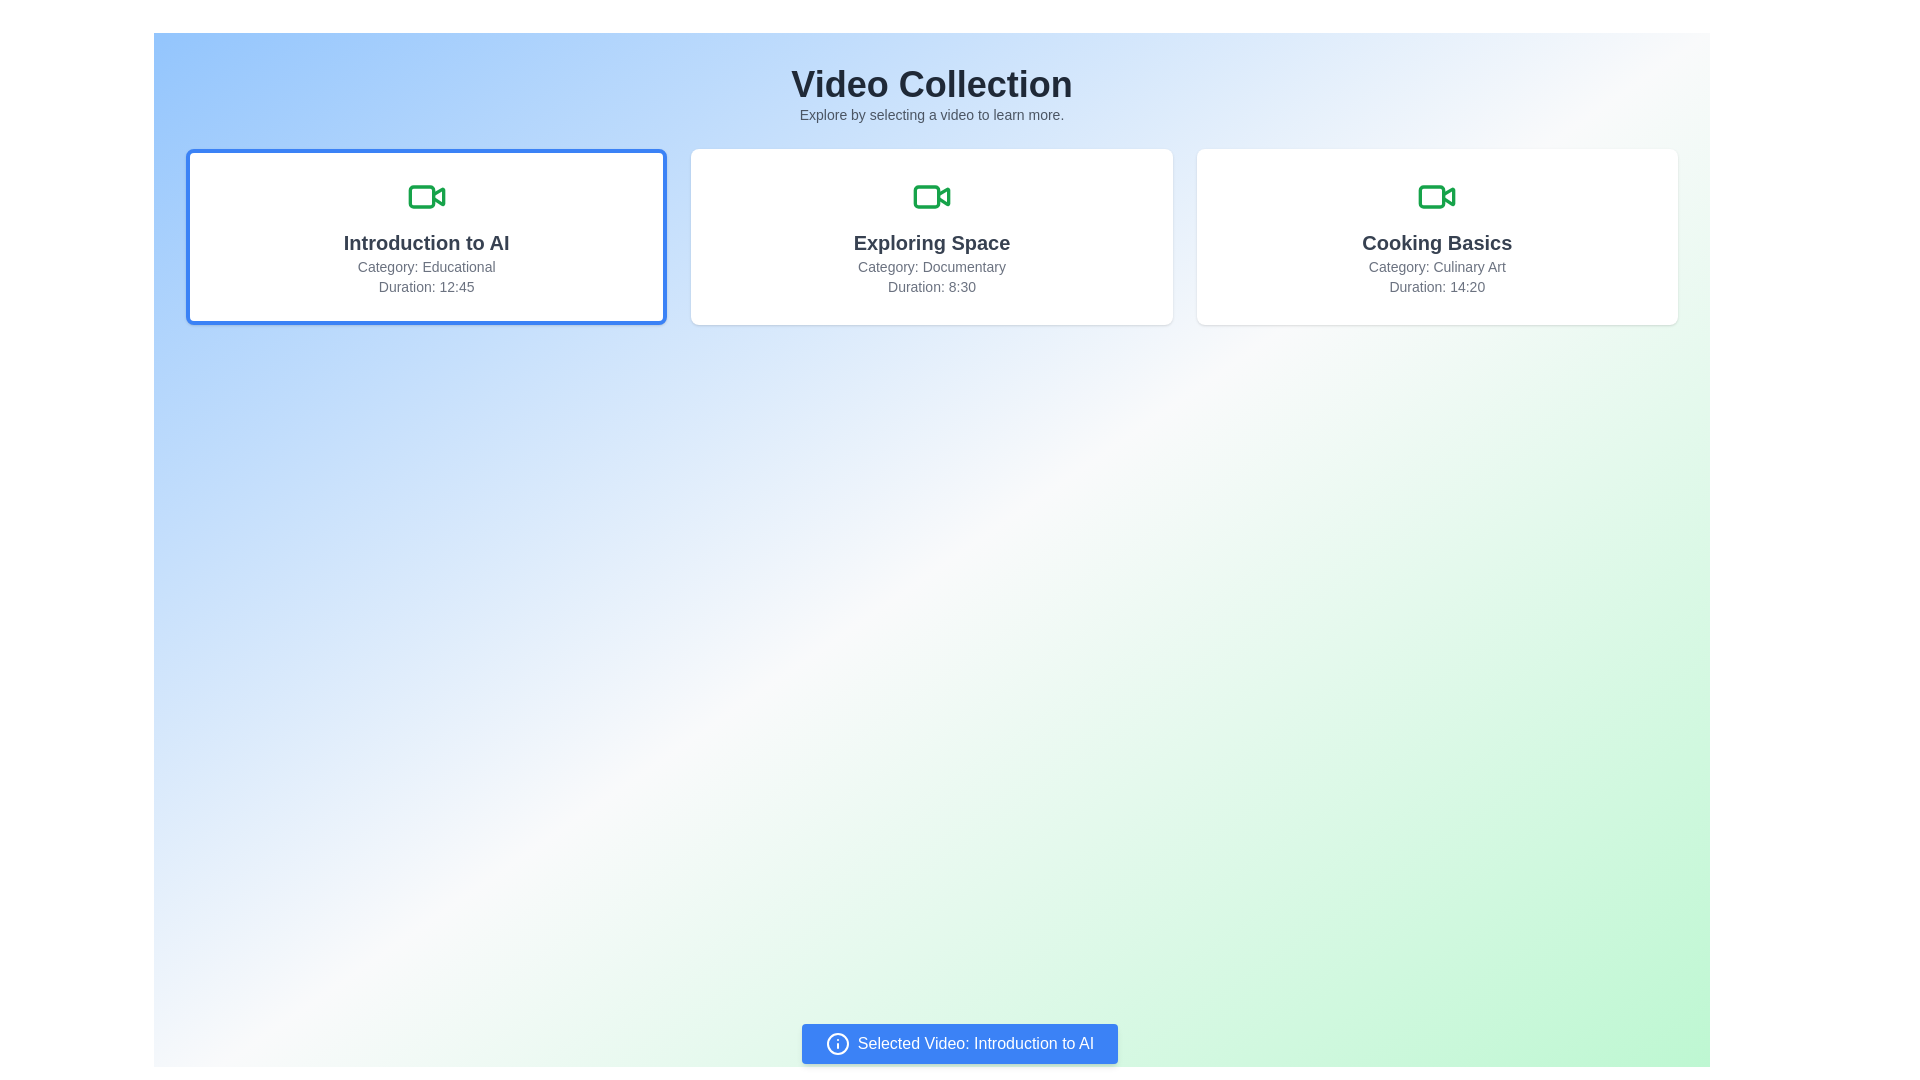 The image size is (1920, 1080). Describe the element at coordinates (930, 235) in the screenshot. I see `the second button-like card element in the video collection grid` at that location.